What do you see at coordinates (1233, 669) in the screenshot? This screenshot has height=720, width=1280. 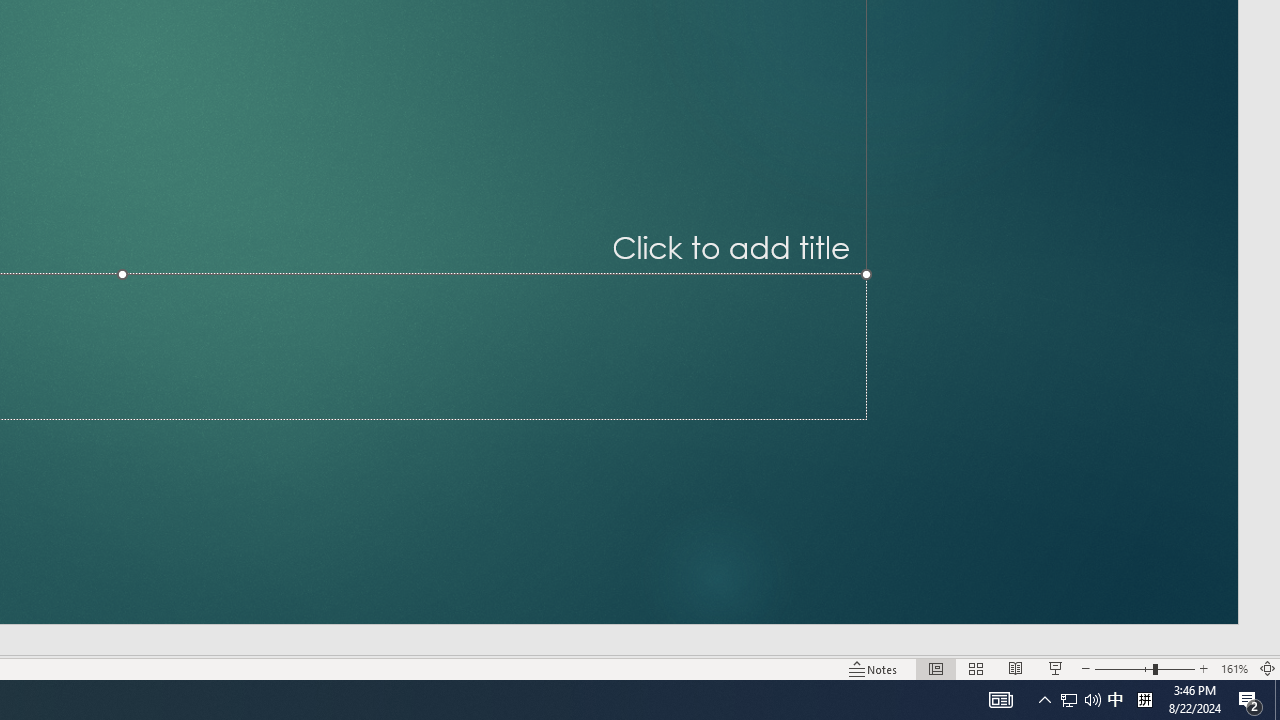 I see `'Zoom 161%'` at bounding box center [1233, 669].